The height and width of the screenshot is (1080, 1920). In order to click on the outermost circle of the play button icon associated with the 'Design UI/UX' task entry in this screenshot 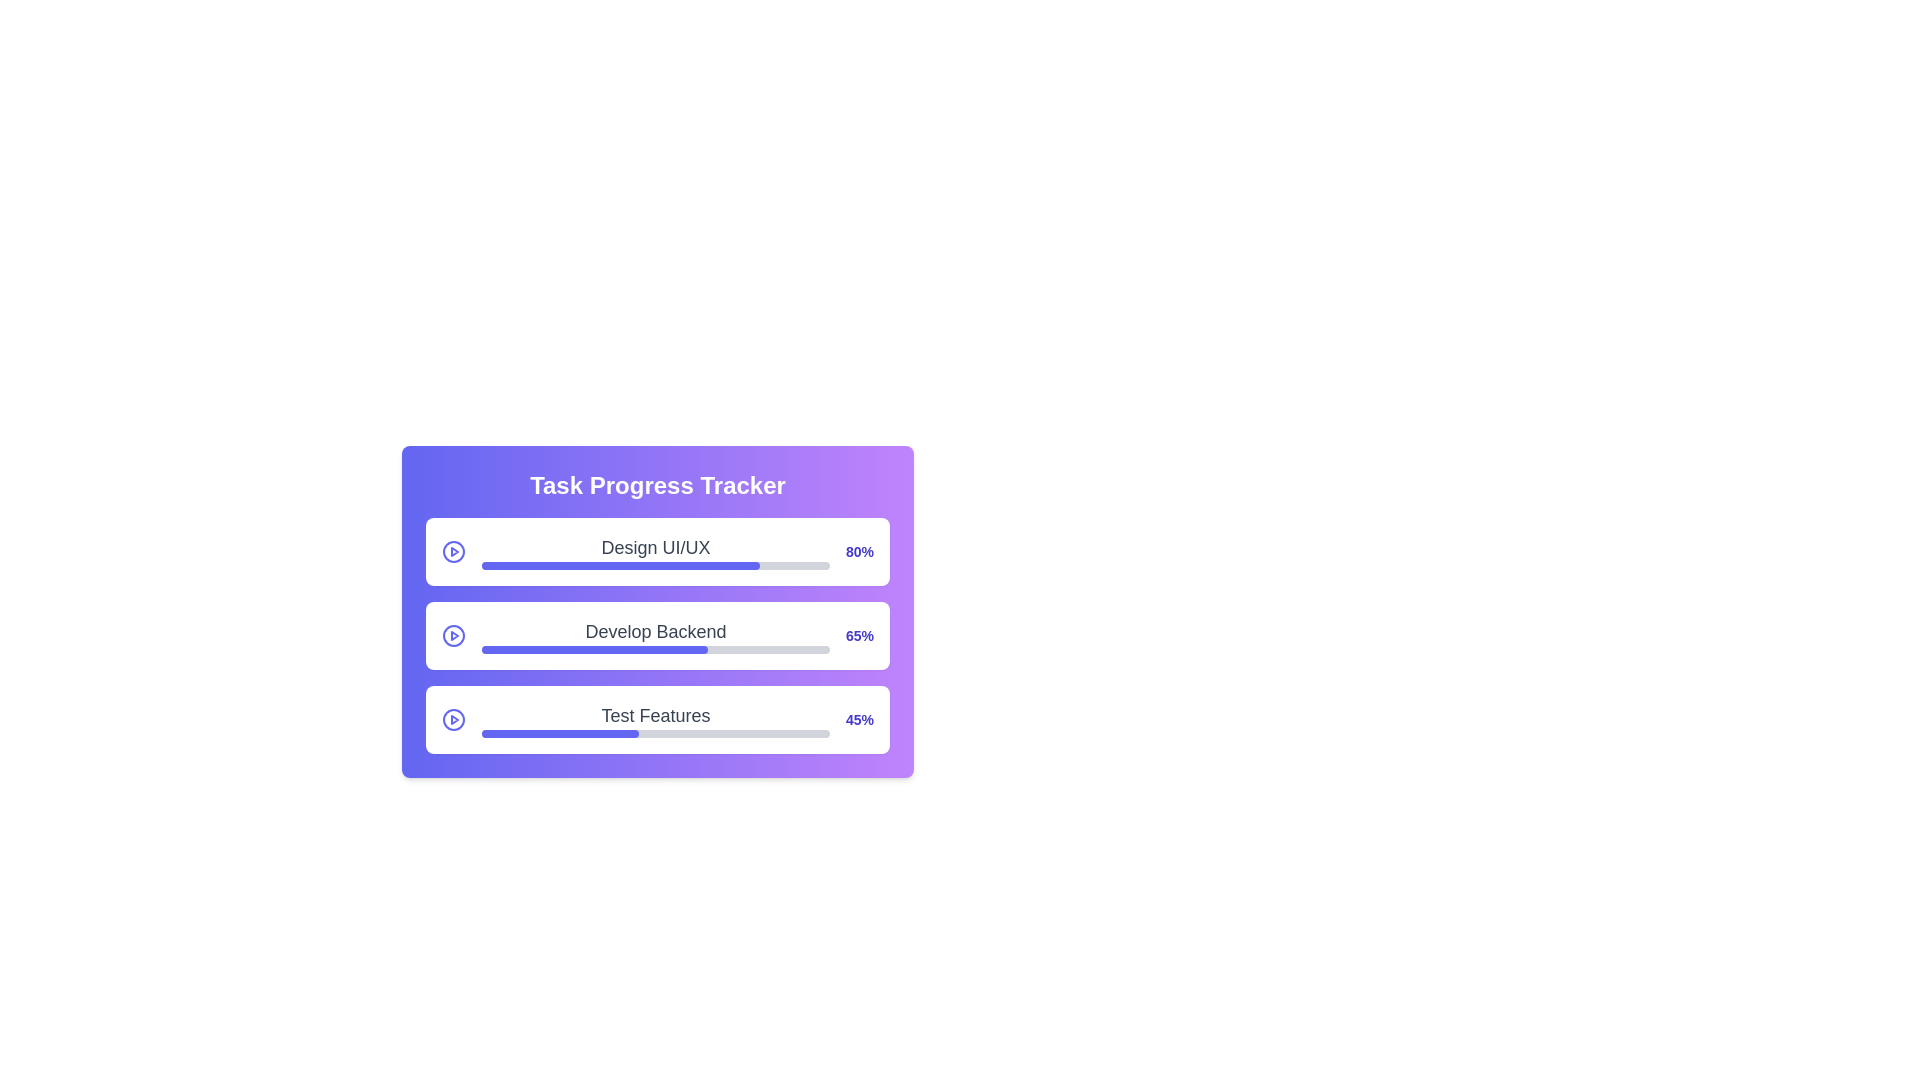, I will do `click(453, 551)`.